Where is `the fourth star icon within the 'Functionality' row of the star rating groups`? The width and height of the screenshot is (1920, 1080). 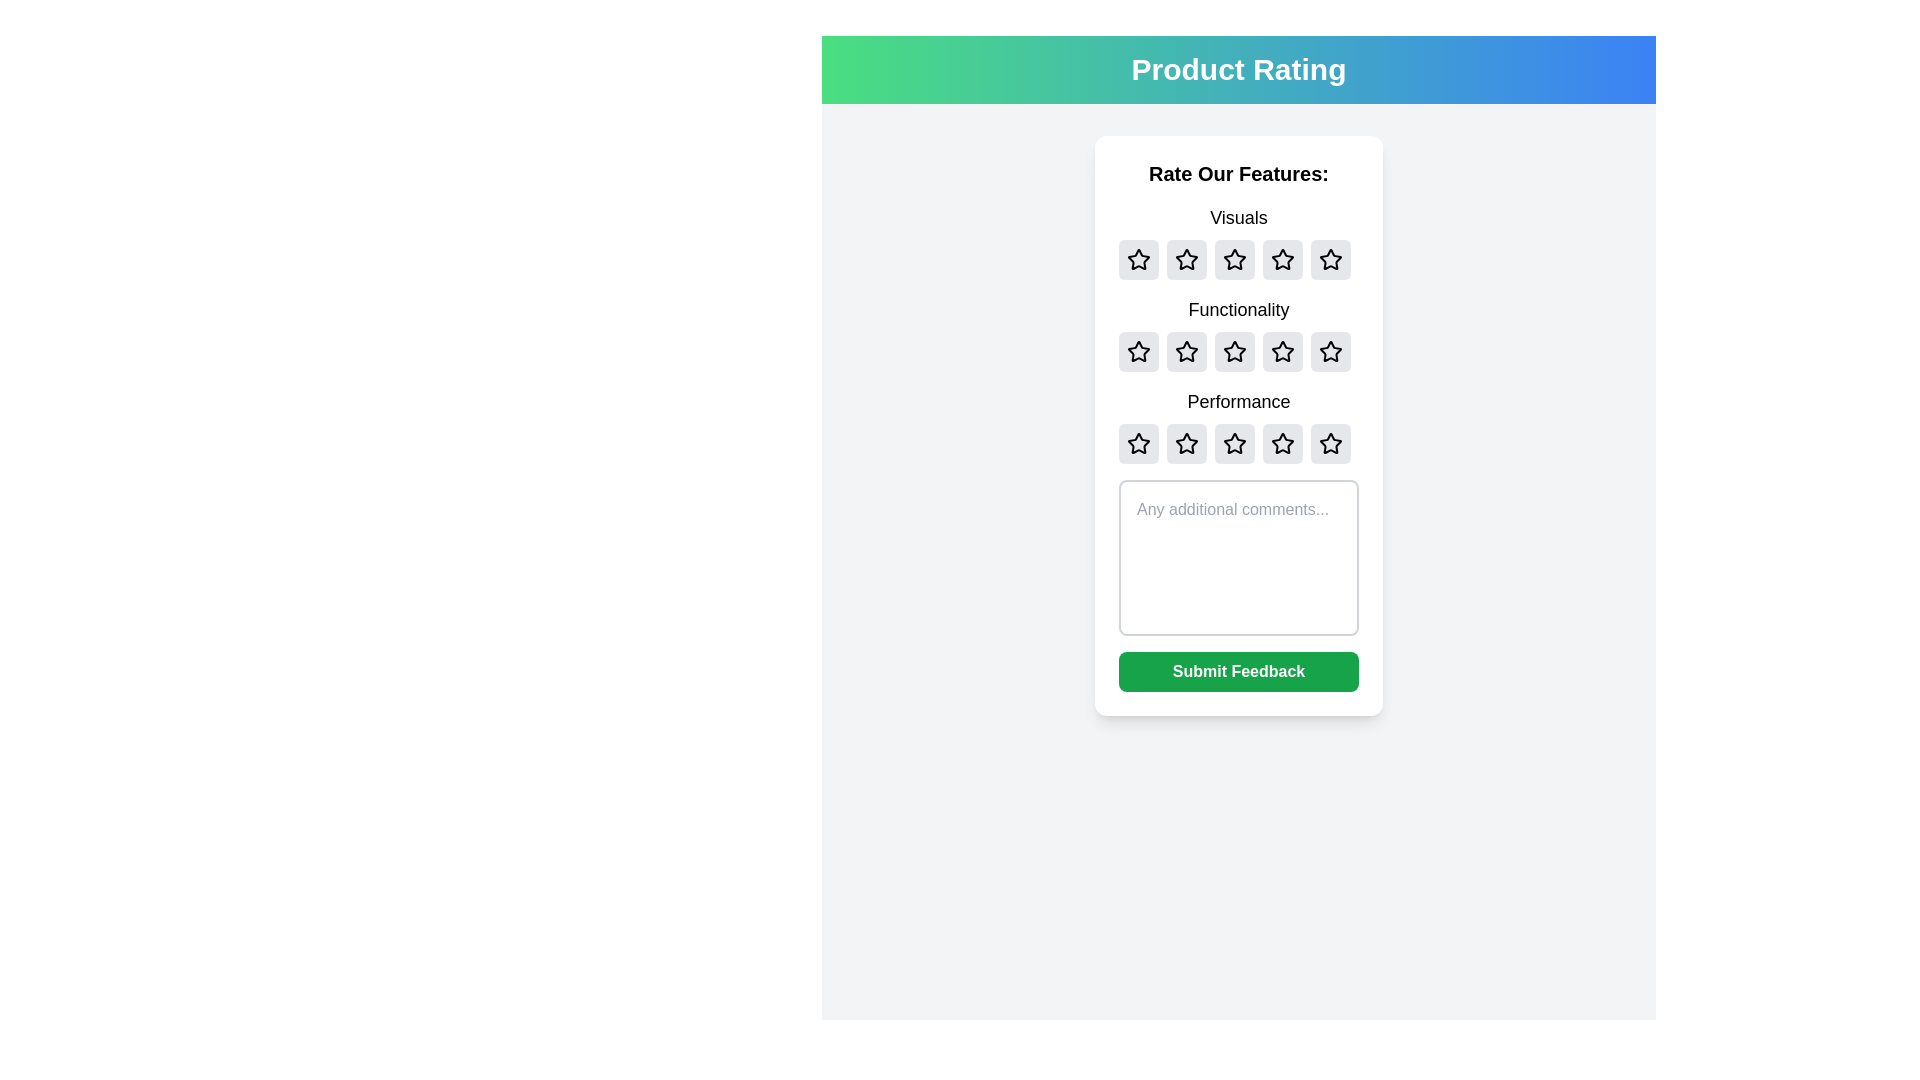
the fourth star icon within the 'Functionality' row of the star rating groups is located at coordinates (1282, 350).